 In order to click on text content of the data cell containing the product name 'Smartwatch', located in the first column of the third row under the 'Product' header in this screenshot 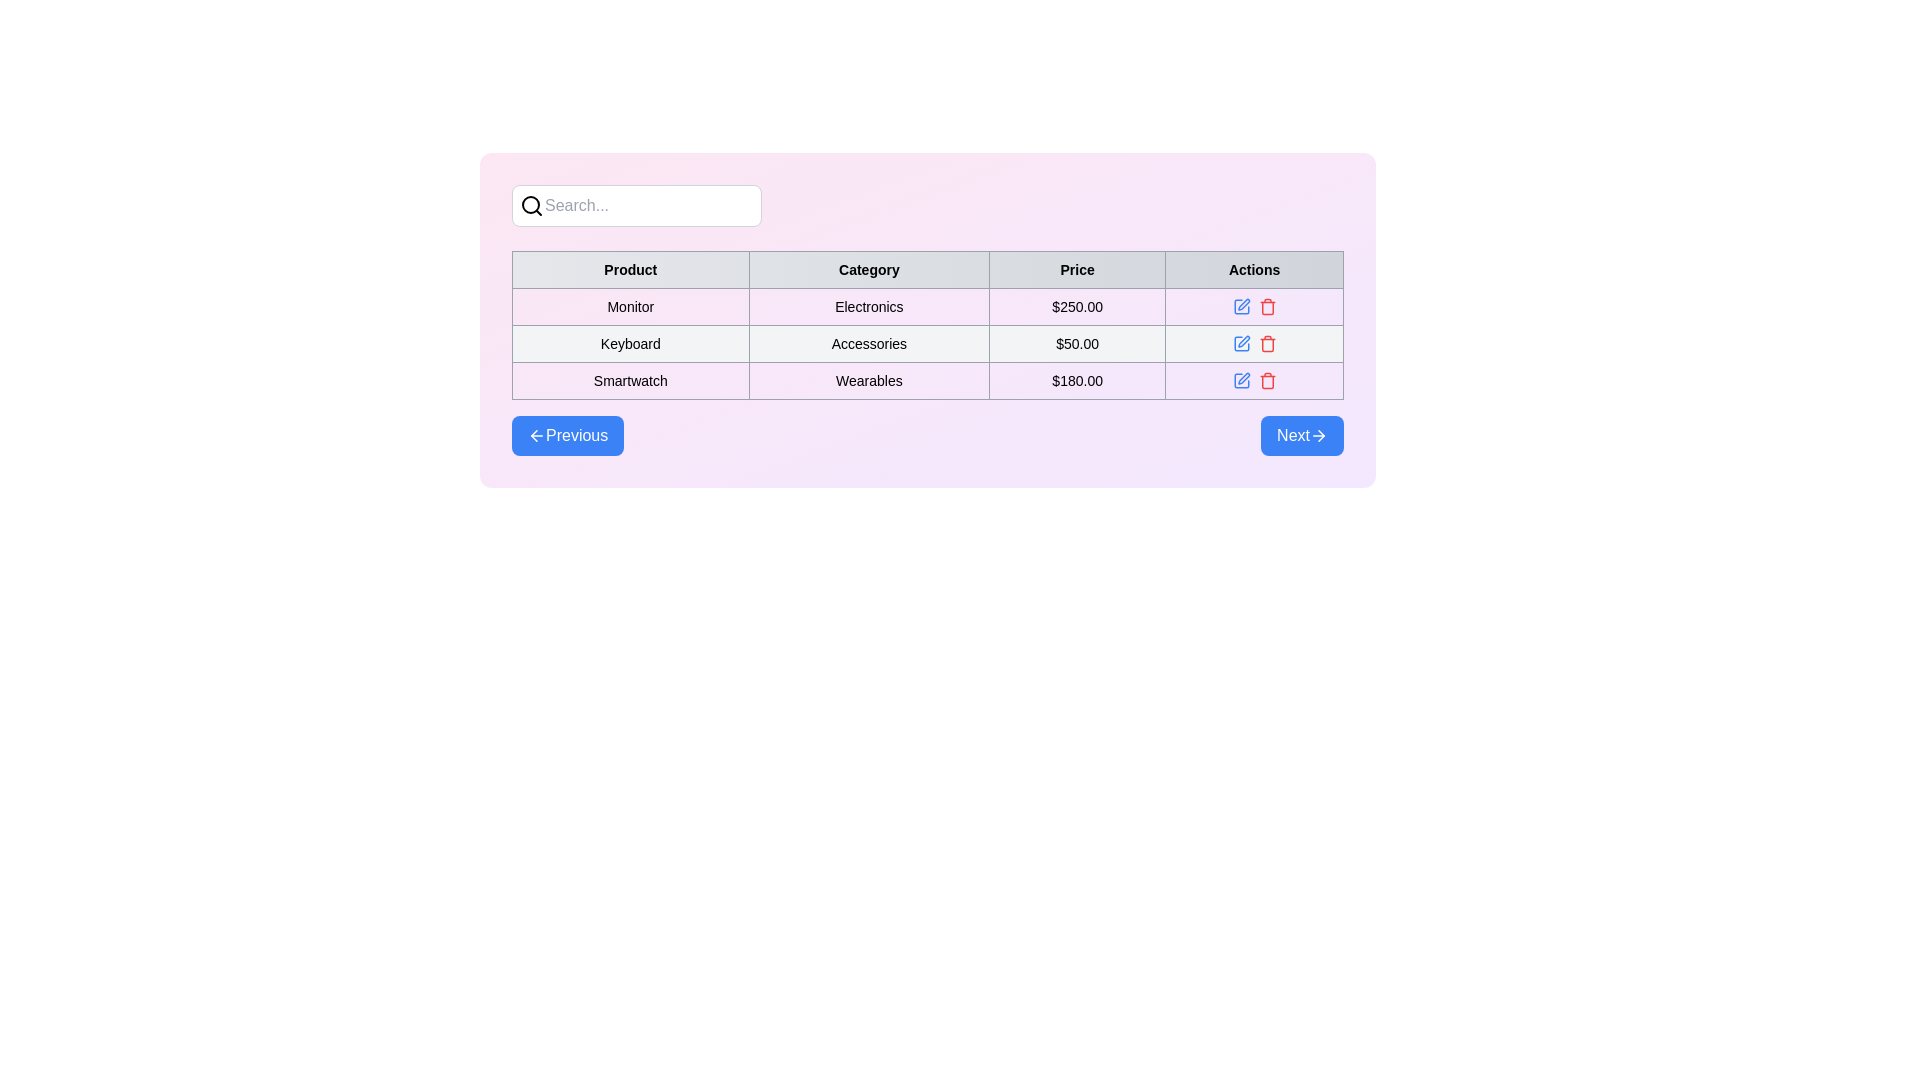, I will do `click(629, 381)`.